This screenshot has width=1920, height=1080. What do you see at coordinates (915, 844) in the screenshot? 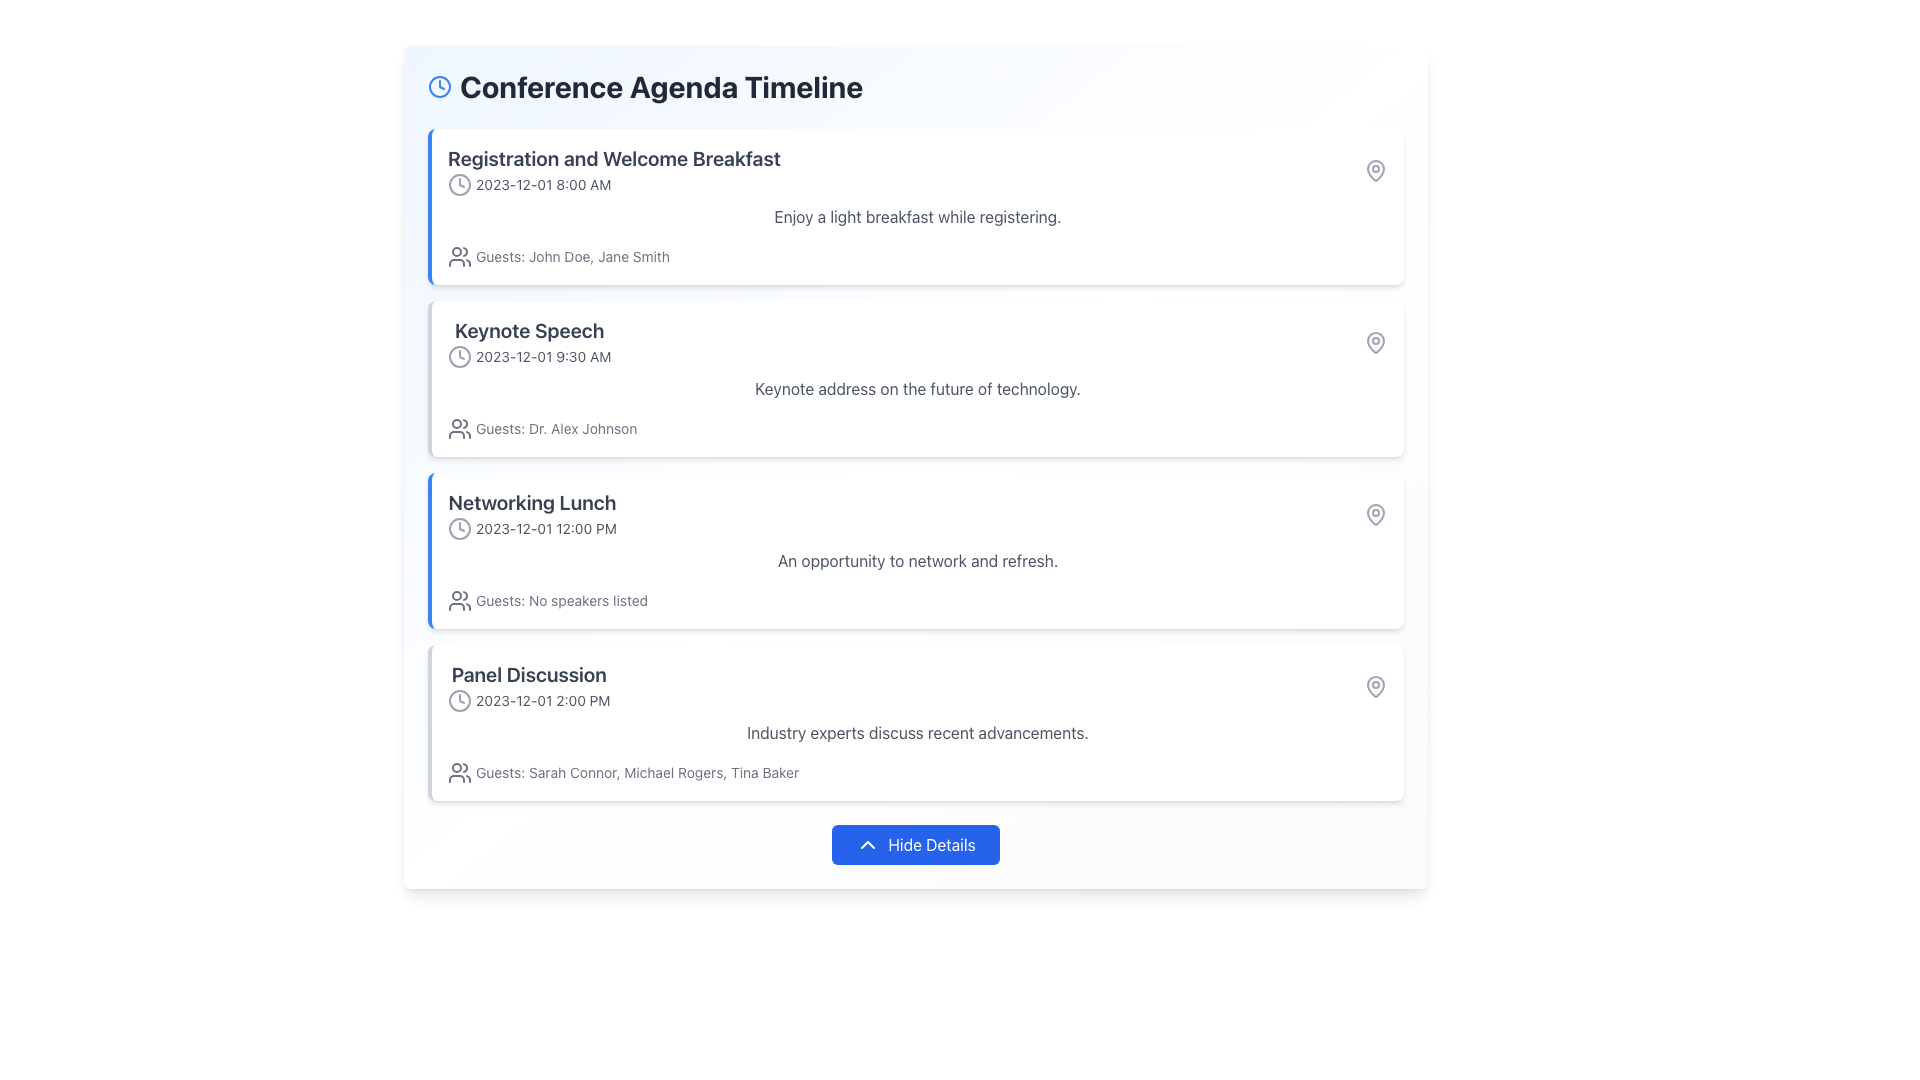
I see `the button located at the bottom of the 'Conference Agenda Timeline' section` at bounding box center [915, 844].